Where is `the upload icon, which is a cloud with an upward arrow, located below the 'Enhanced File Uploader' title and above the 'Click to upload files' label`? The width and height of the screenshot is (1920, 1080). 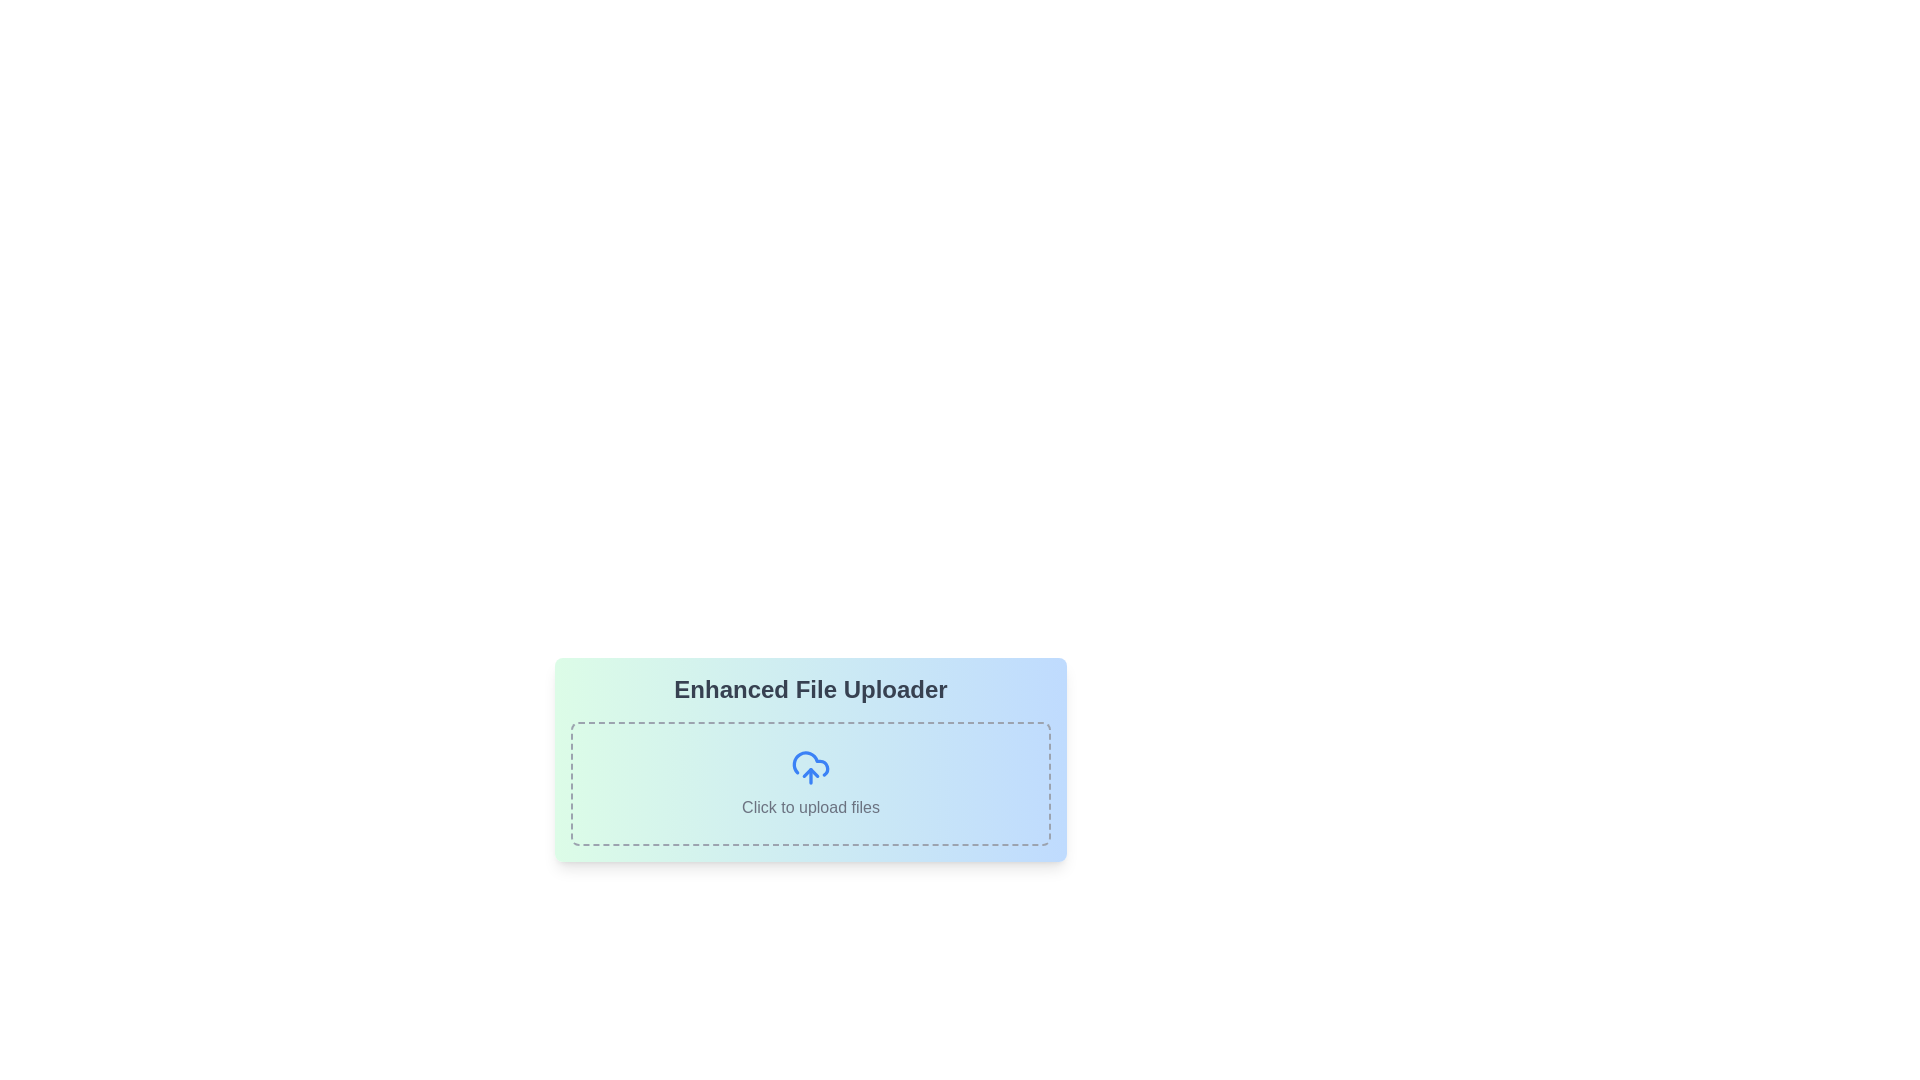
the upload icon, which is a cloud with an upward arrow, located below the 'Enhanced File Uploader' title and above the 'Click to upload files' label is located at coordinates (811, 763).